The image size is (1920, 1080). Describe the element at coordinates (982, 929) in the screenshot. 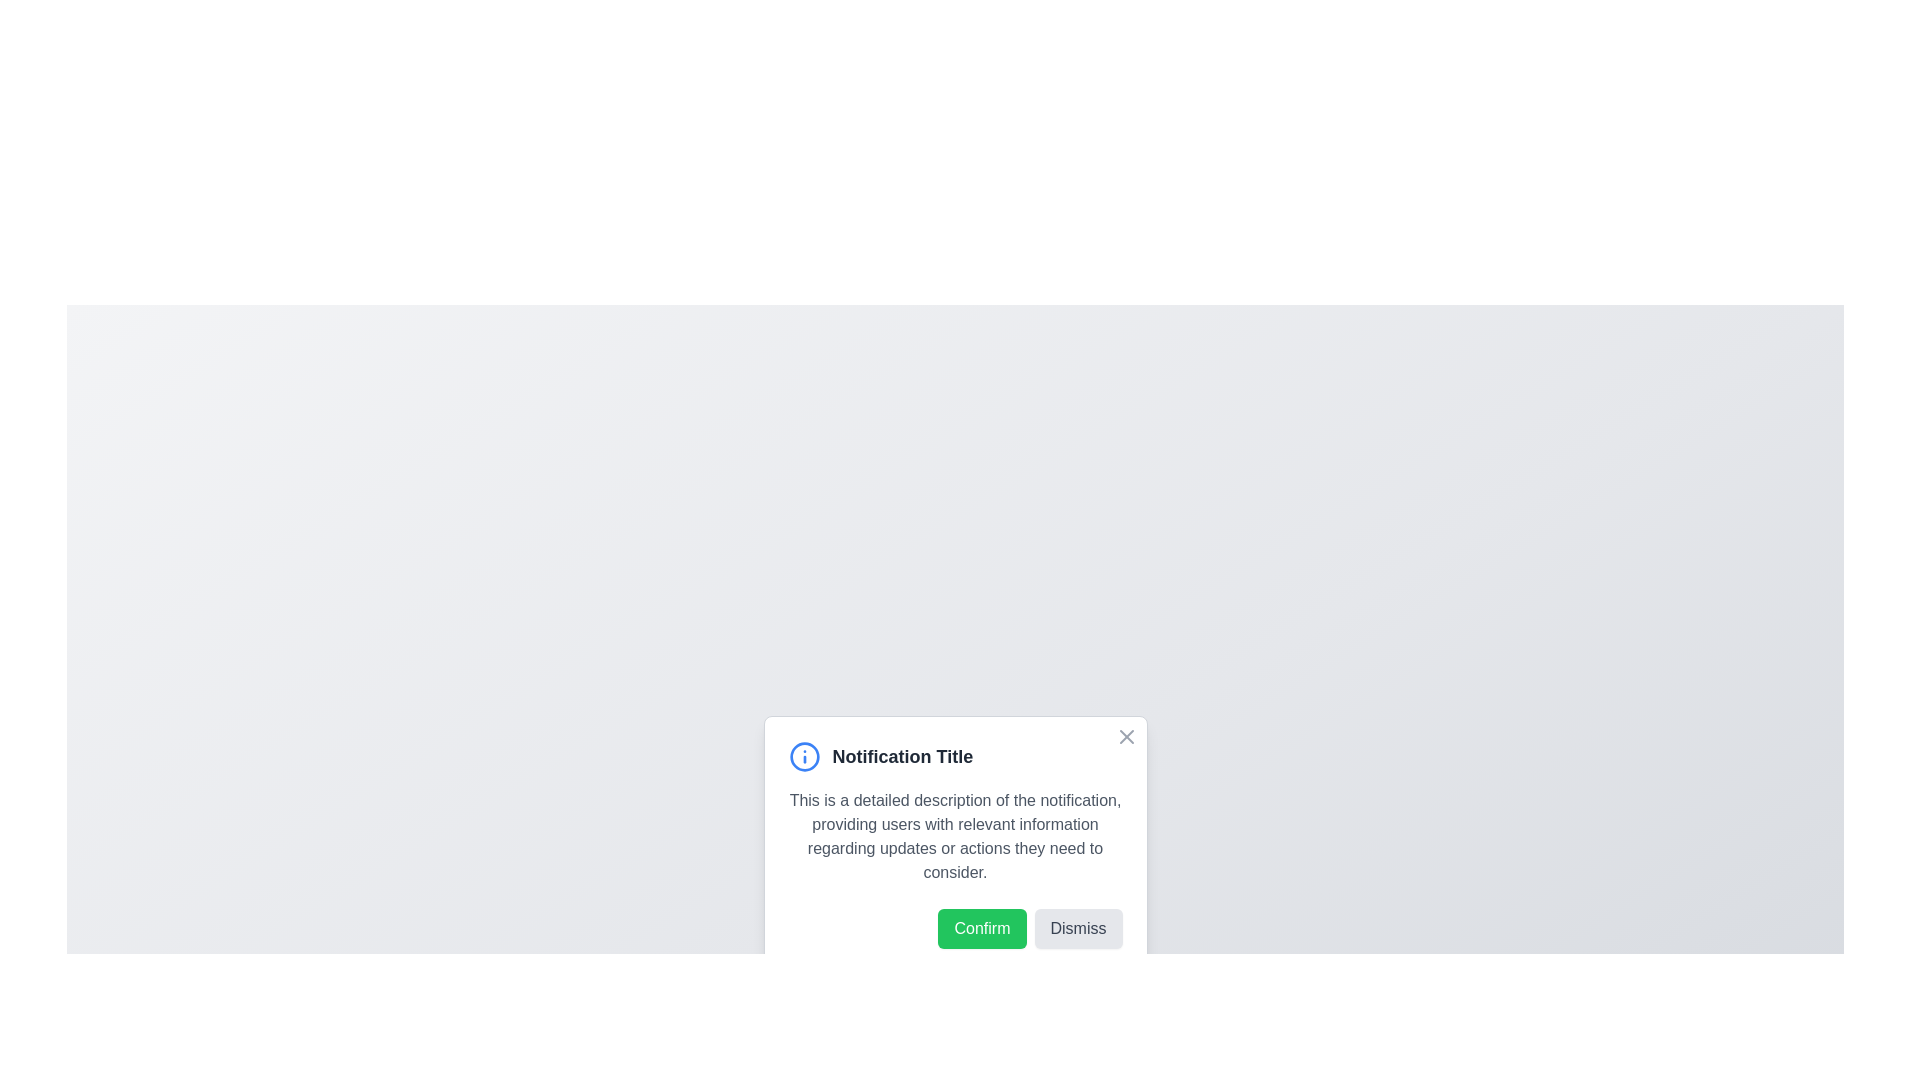

I see `the Confirm button to acknowledge the notification` at that location.